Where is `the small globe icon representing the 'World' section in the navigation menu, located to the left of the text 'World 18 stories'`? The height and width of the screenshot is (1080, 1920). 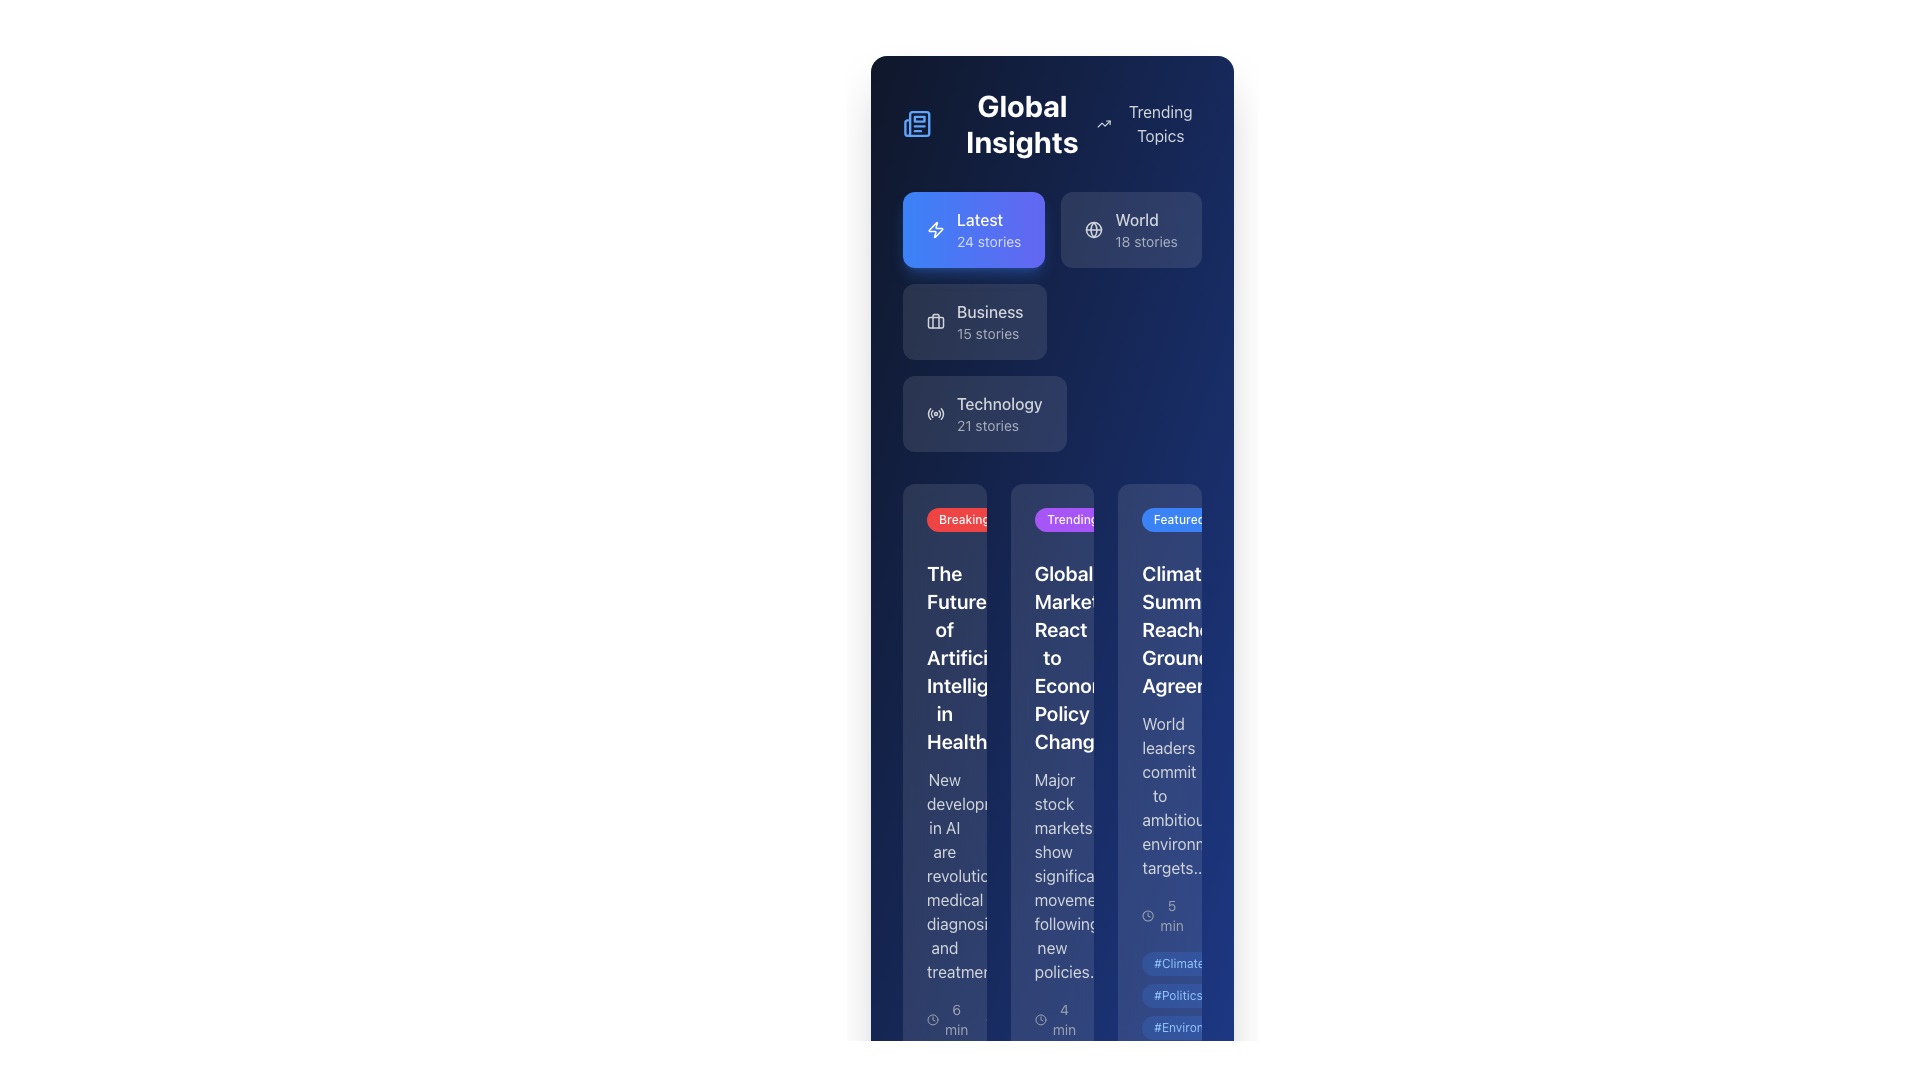
the small globe icon representing the 'World' section in the navigation menu, located to the left of the text 'World 18 stories' is located at coordinates (1093, 229).